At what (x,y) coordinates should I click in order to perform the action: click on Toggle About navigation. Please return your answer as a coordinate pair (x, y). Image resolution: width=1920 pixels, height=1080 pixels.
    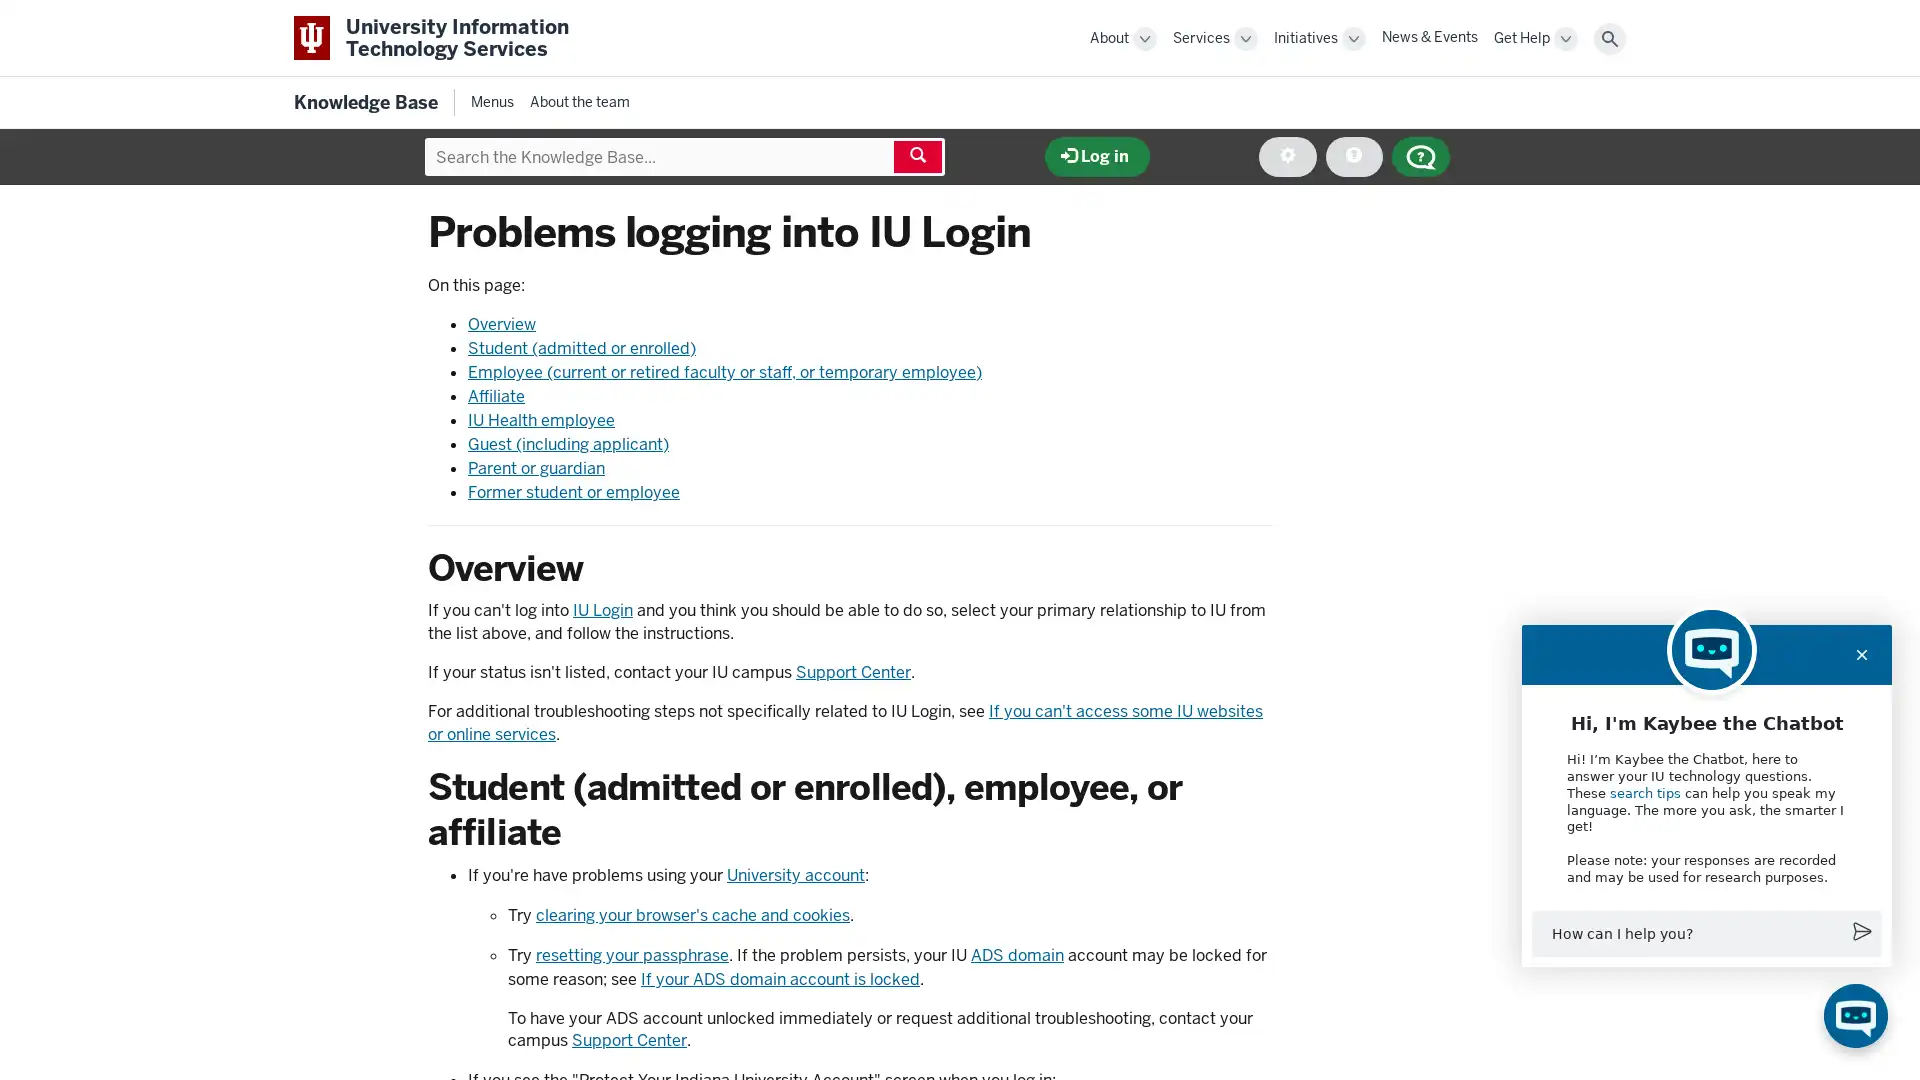
    Looking at the image, I should click on (1145, 38).